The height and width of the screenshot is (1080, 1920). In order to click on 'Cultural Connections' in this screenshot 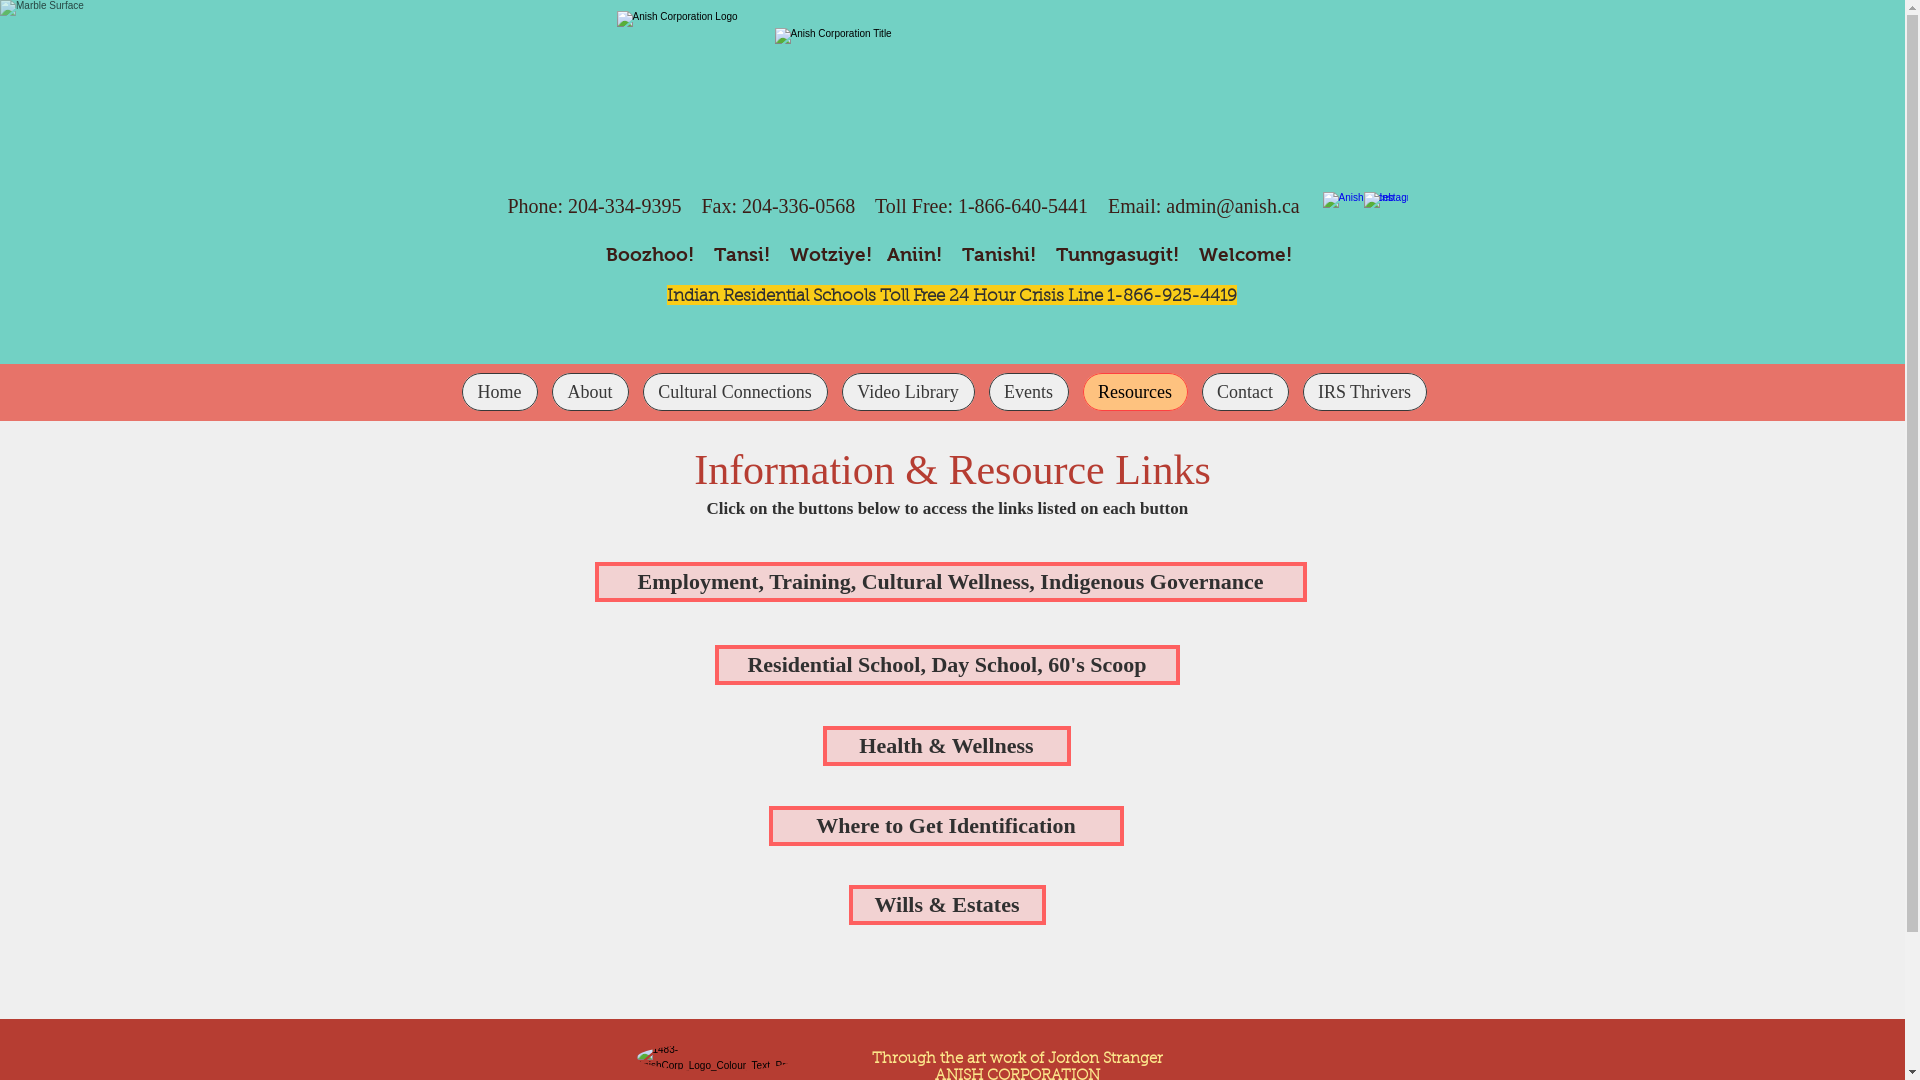, I will do `click(733, 392)`.